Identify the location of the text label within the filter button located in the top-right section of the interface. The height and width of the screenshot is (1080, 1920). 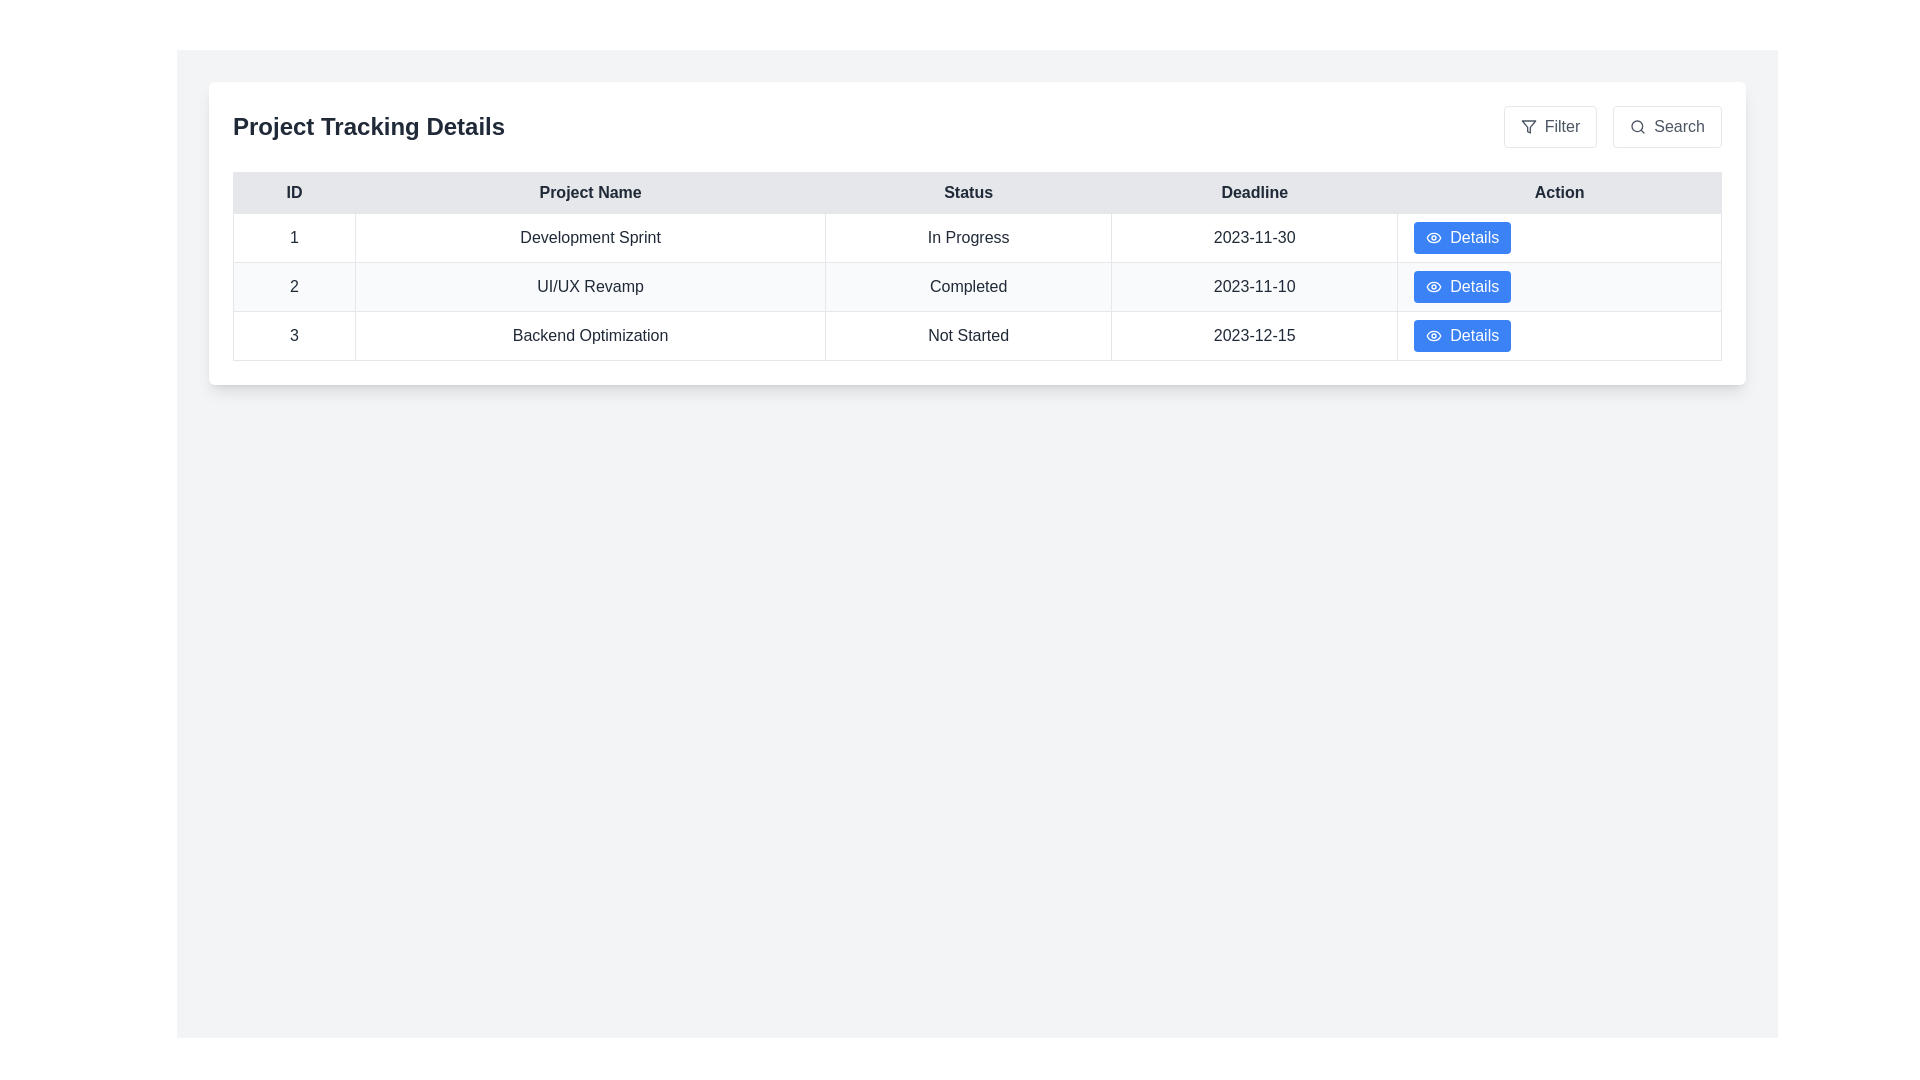
(1561, 127).